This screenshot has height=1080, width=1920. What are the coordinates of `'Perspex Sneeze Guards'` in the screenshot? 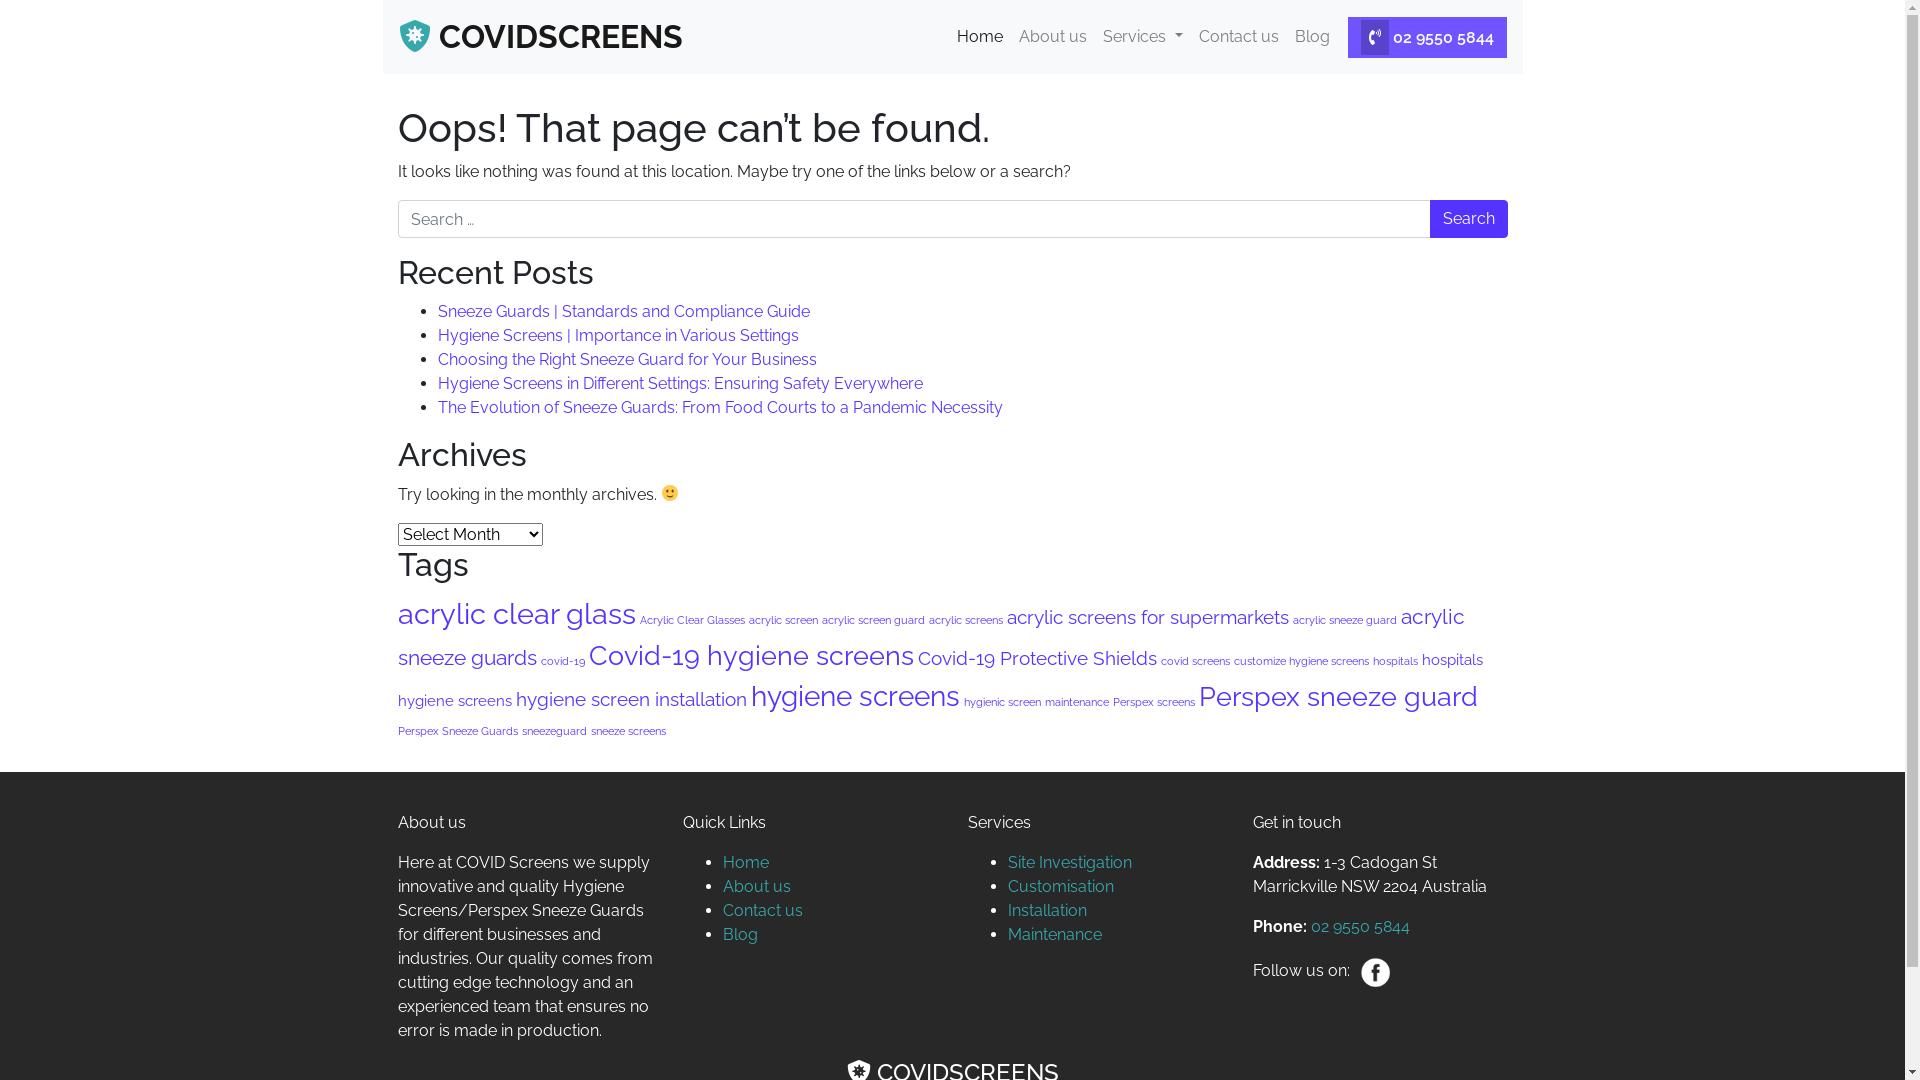 It's located at (456, 731).